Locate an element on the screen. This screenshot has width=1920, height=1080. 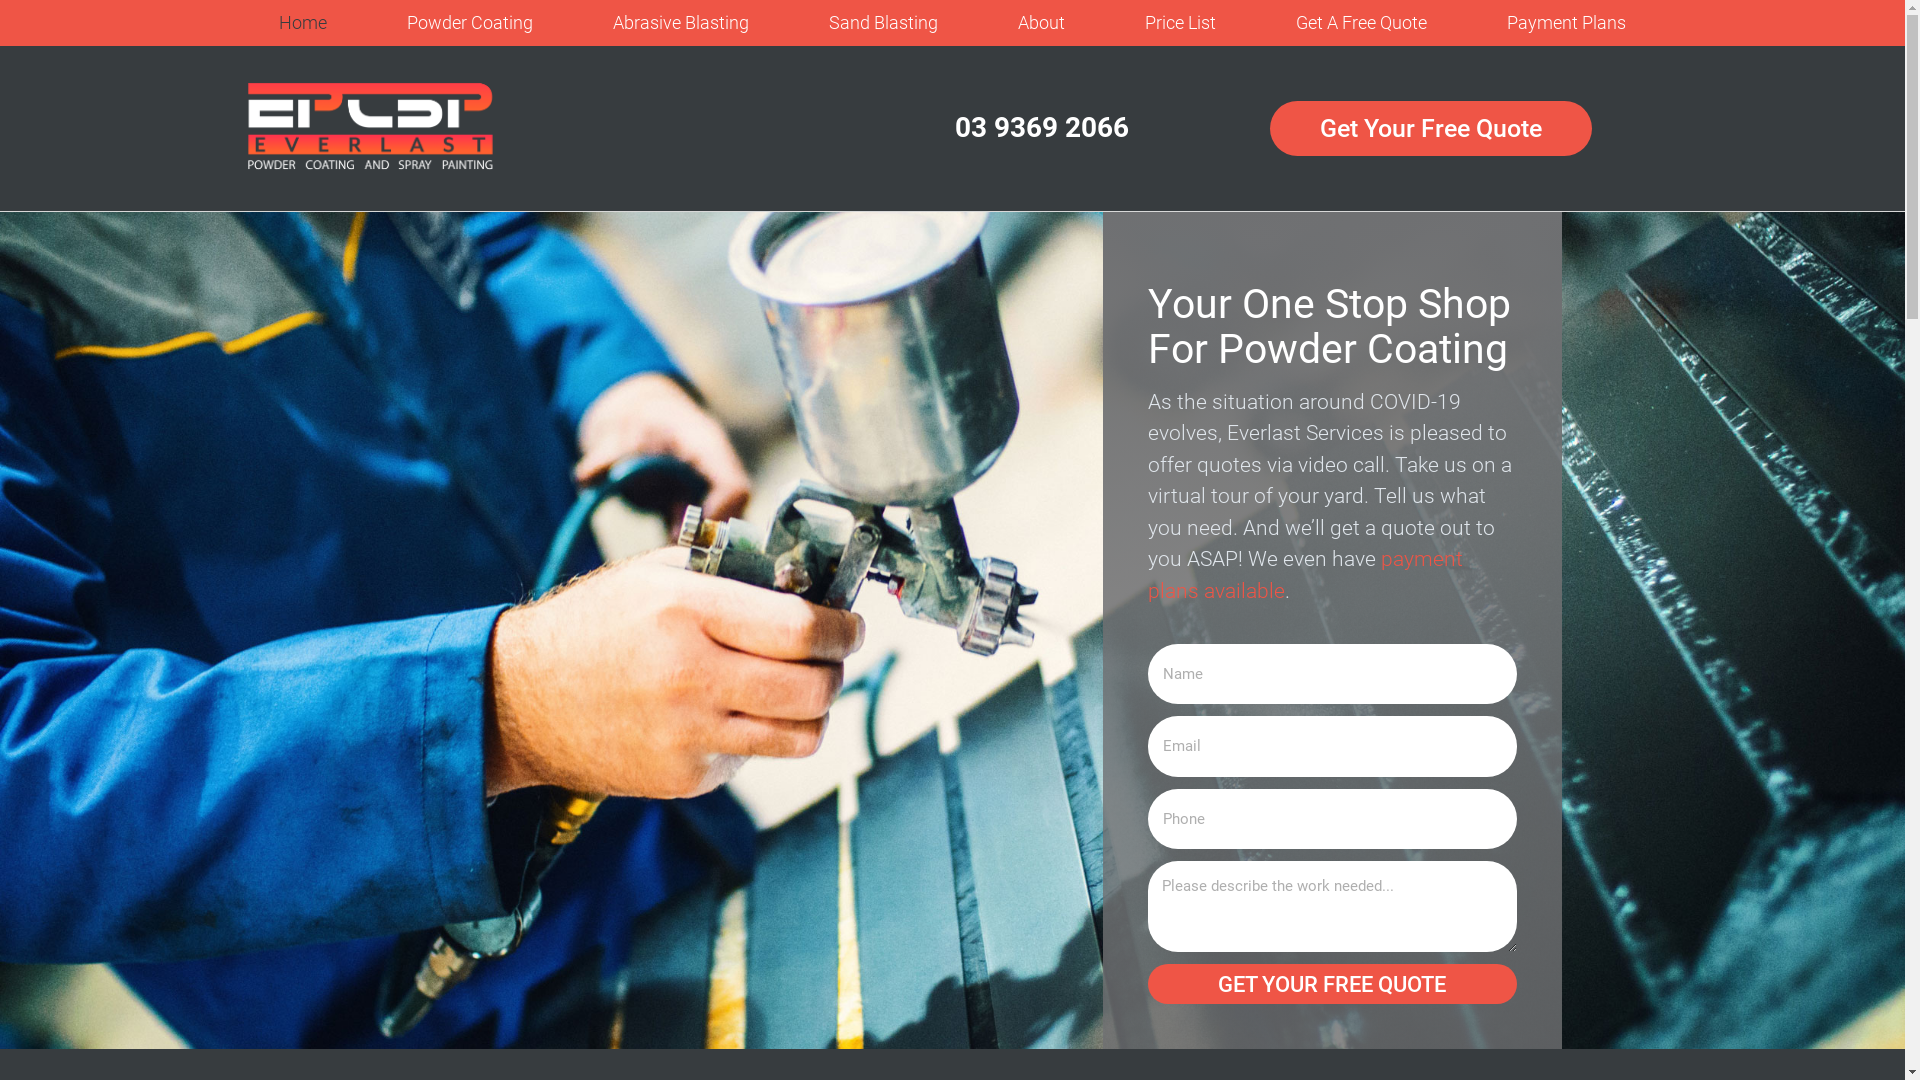
'03 9369 2066' is located at coordinates (1040, 127).